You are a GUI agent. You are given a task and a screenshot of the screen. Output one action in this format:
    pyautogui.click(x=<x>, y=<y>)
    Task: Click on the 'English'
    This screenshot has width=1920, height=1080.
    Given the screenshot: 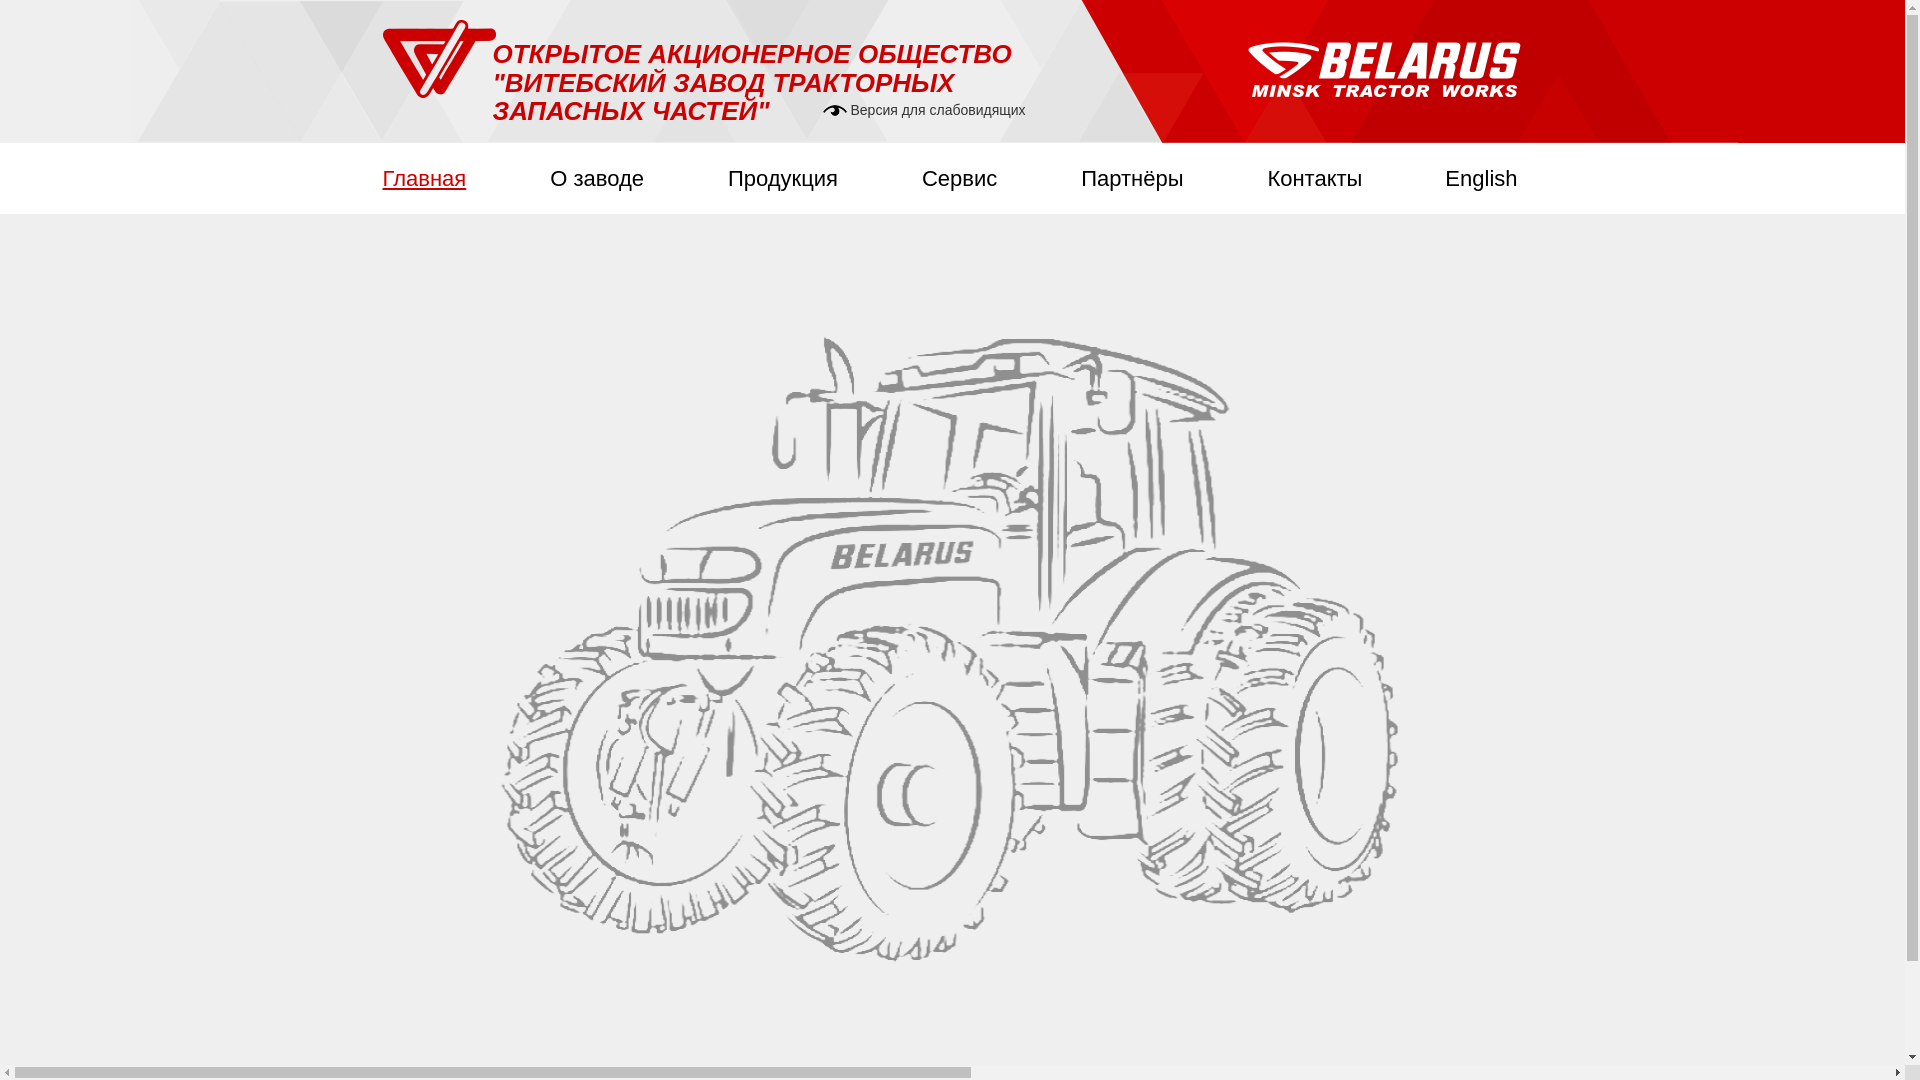 What is the action you would take?
    pyautogui.click(x=1481, y=177)
    